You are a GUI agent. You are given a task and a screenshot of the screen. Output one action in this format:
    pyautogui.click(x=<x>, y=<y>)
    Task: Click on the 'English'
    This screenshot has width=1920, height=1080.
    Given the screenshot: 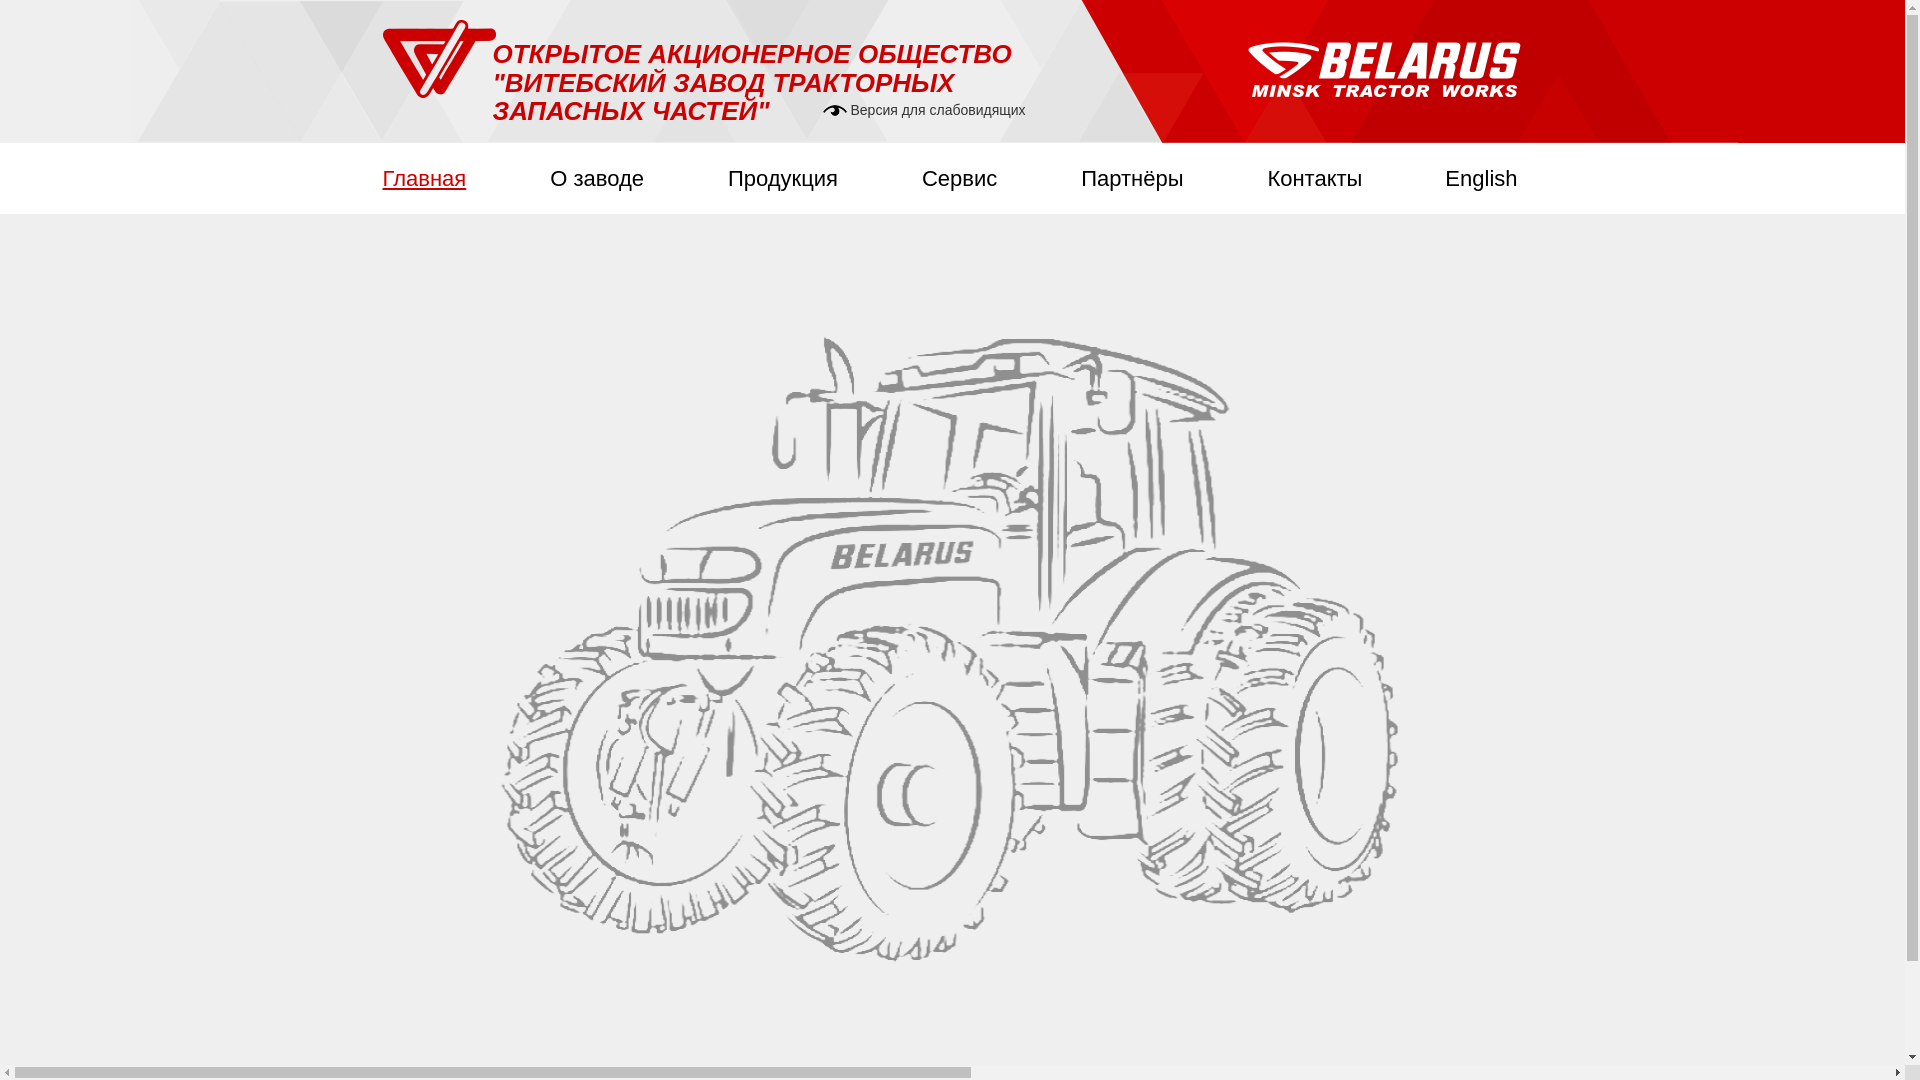 What is the action you would take?
    pyautogui.click(x=1481, y=177)
    